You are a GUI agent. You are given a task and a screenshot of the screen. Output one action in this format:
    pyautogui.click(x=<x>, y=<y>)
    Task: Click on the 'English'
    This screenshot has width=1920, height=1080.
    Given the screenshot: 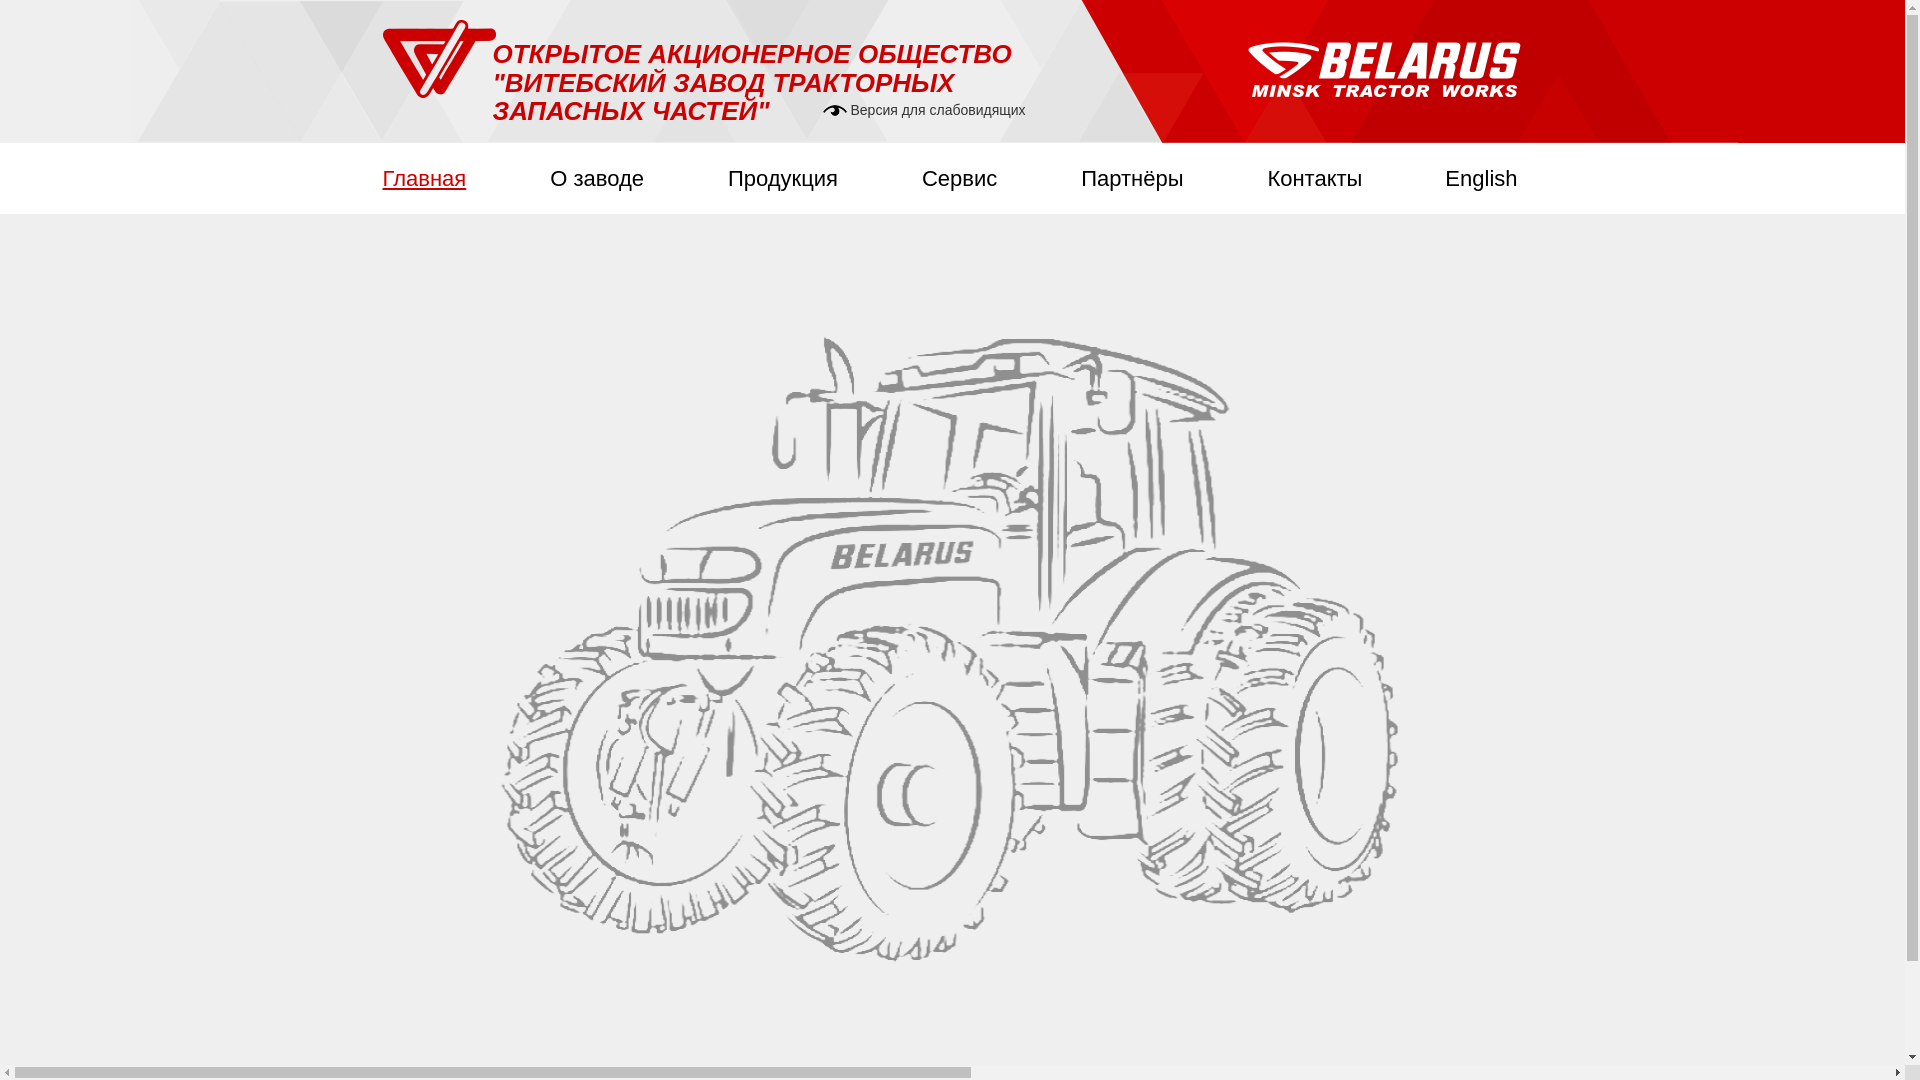 What is the action you would take?
    pyautogui.click(x=1481, y=177)
    